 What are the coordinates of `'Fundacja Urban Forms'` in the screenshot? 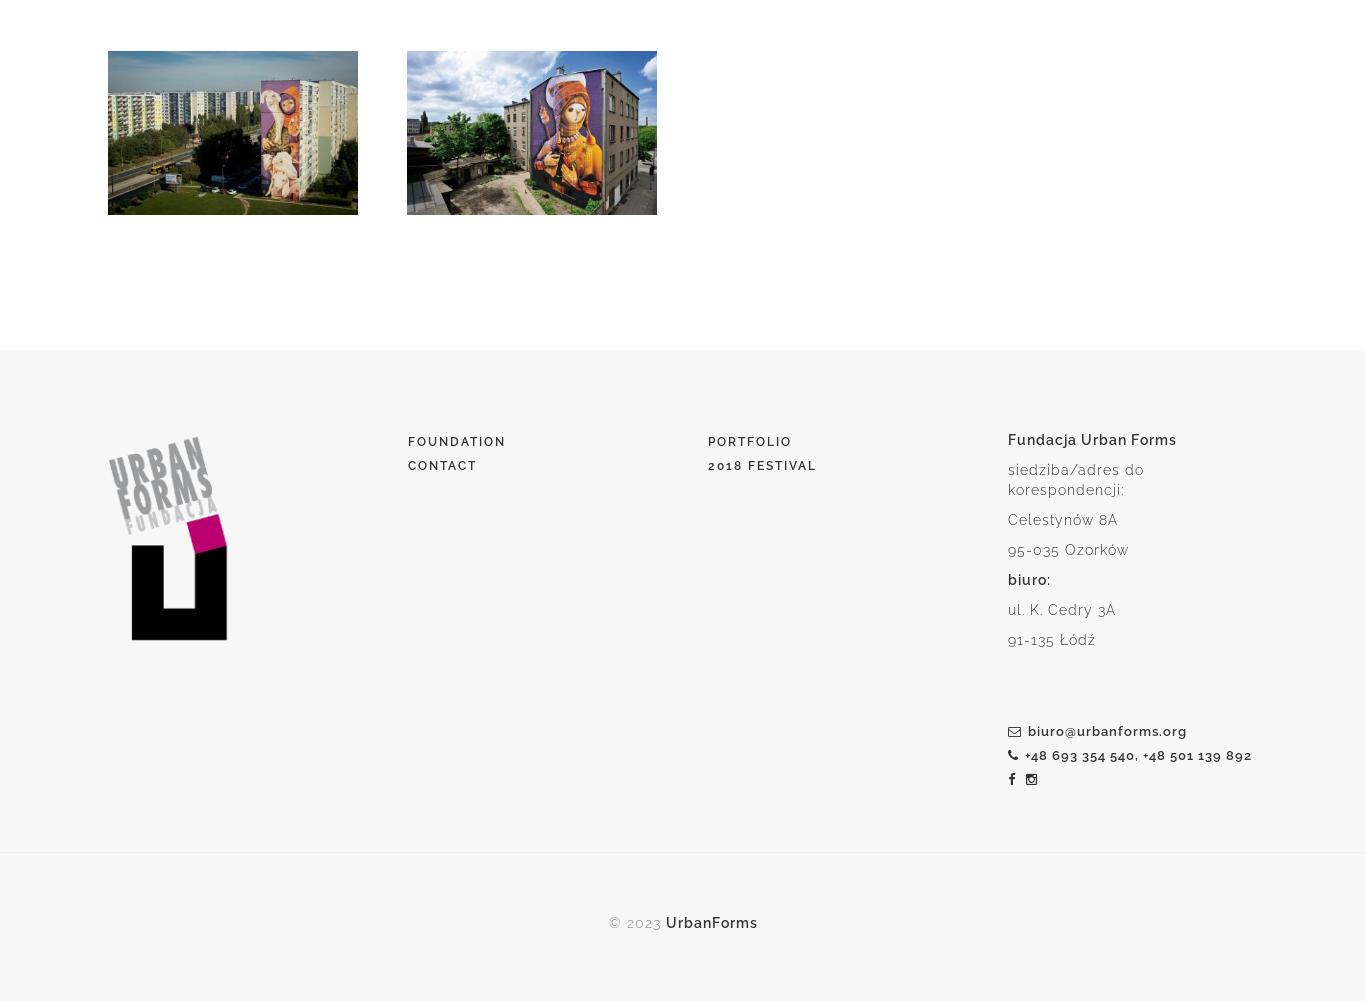 It's located at (1091, 440).